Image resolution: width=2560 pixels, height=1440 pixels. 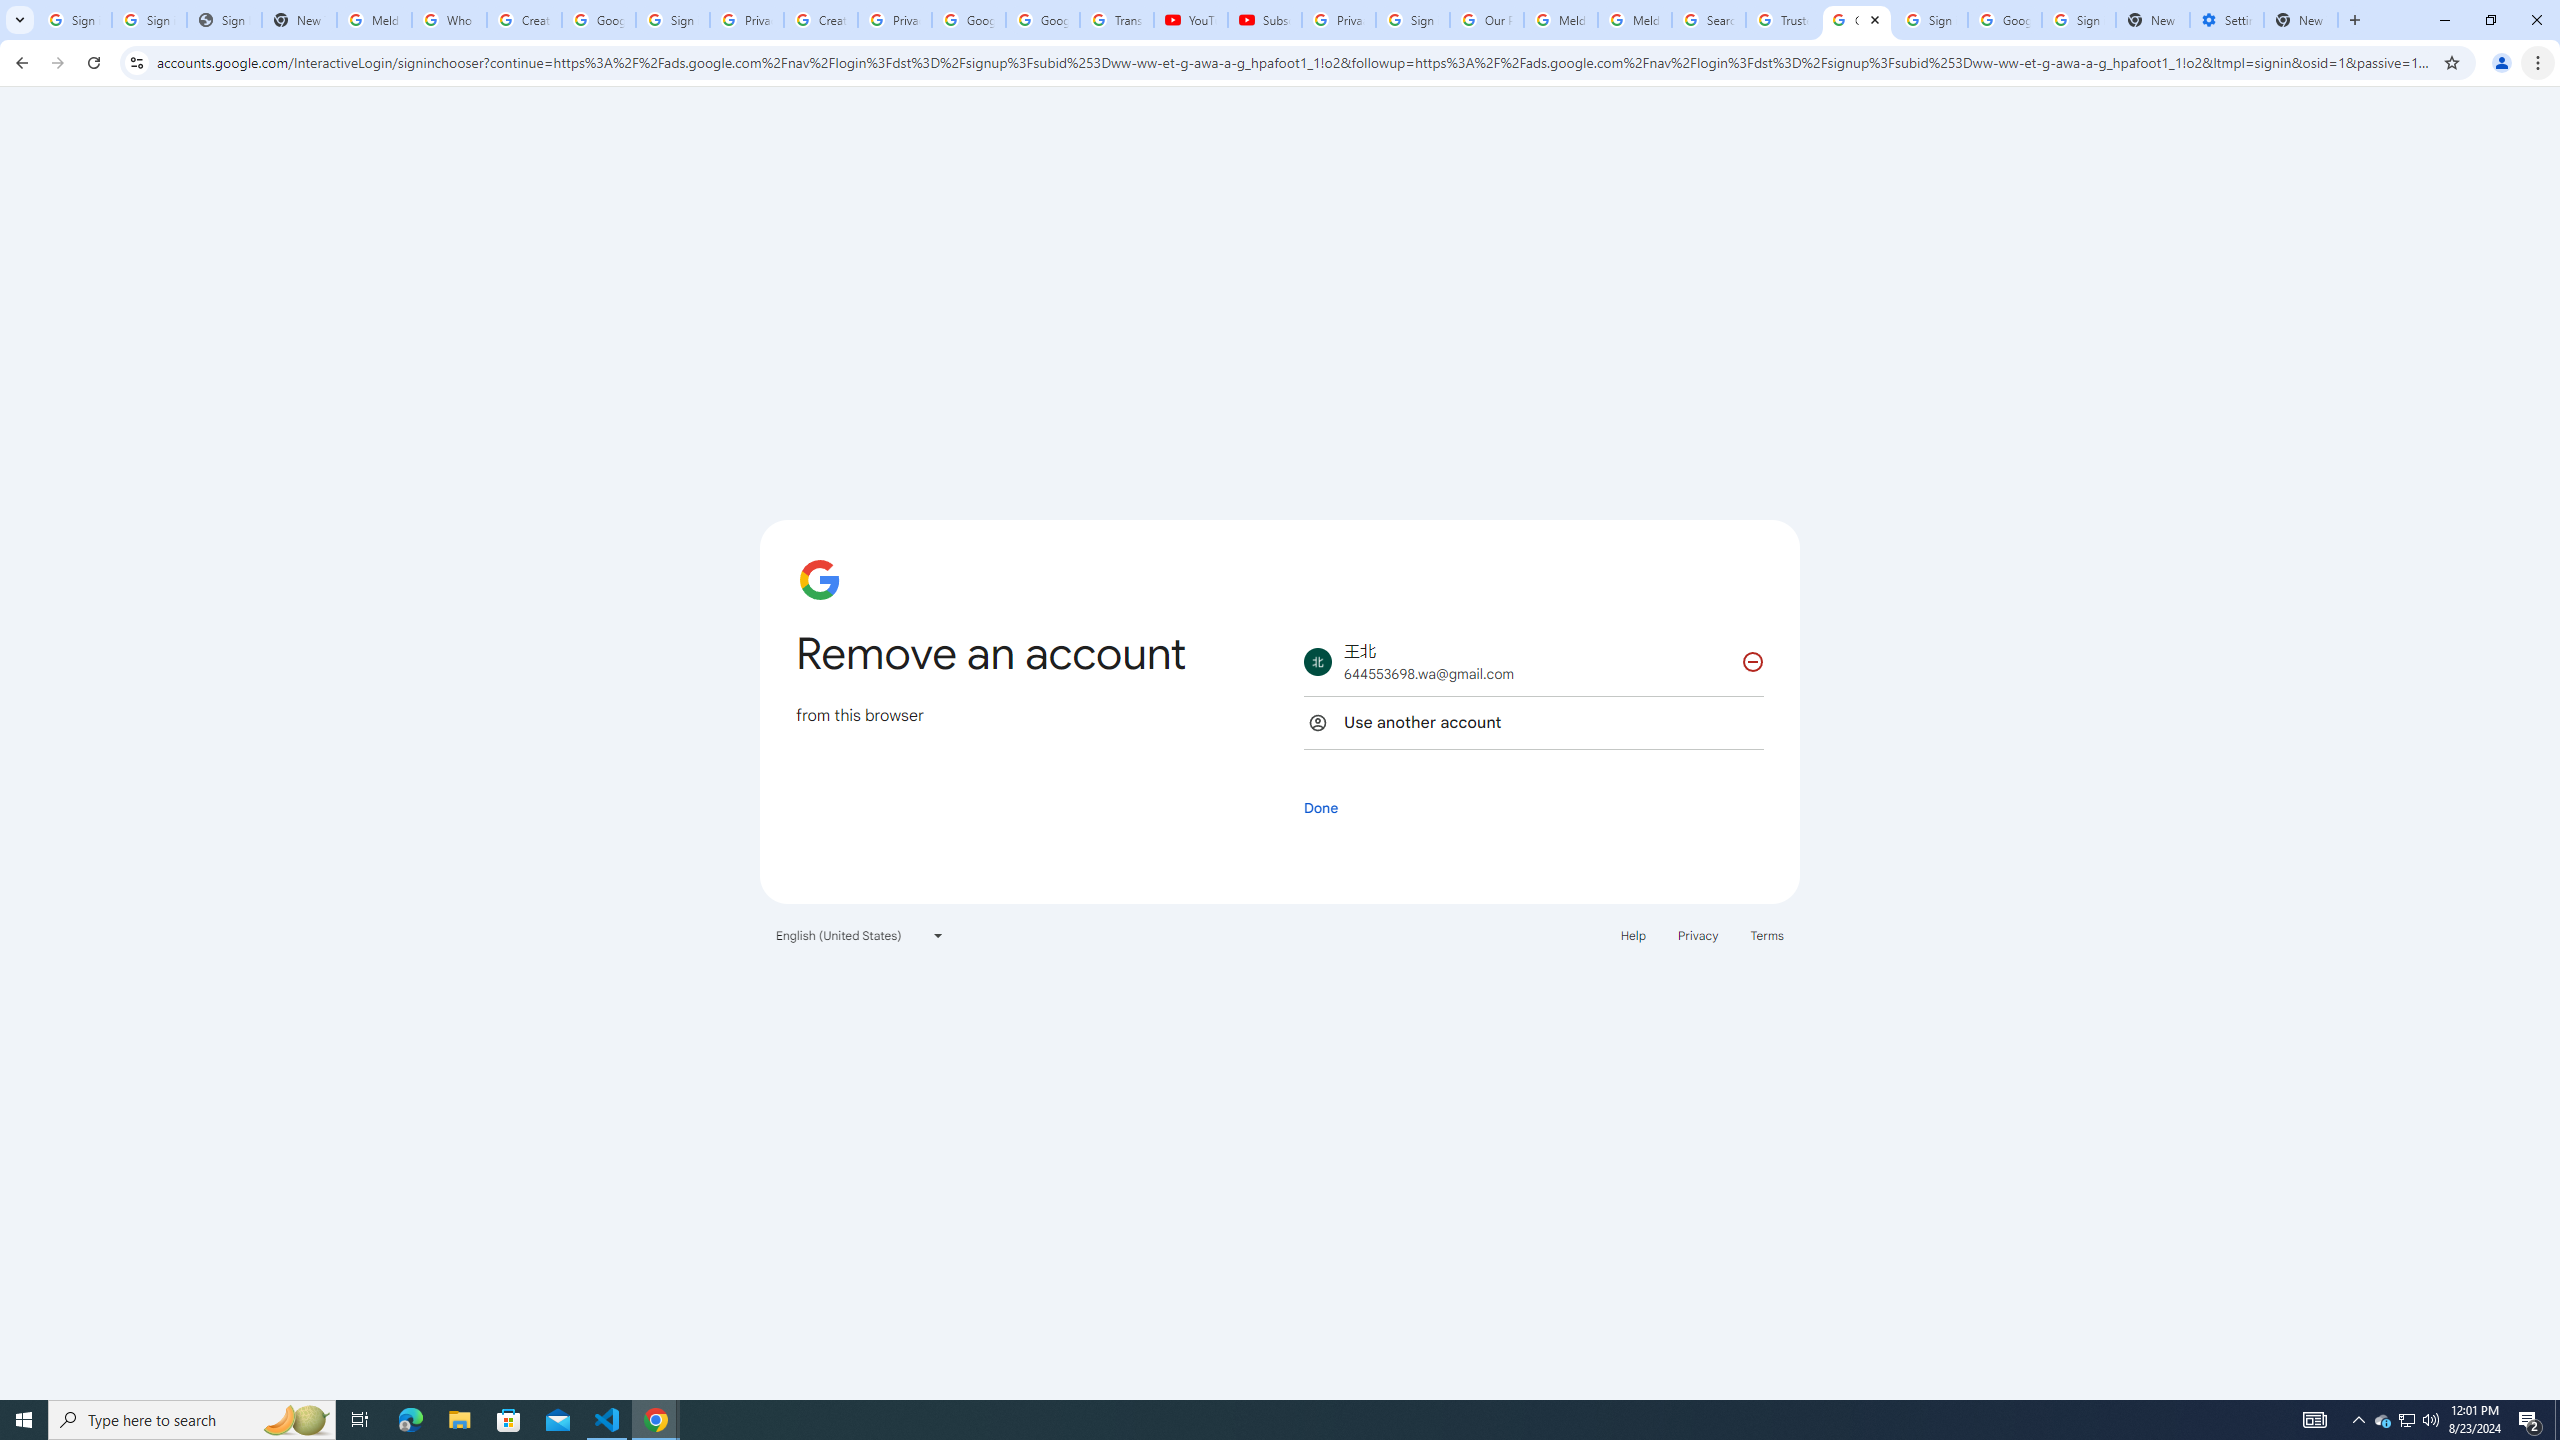 What do you see at coordinates (820, 19) in the screenshot?
I see `'Create your Google Account'` at bounding box center [820, 19].